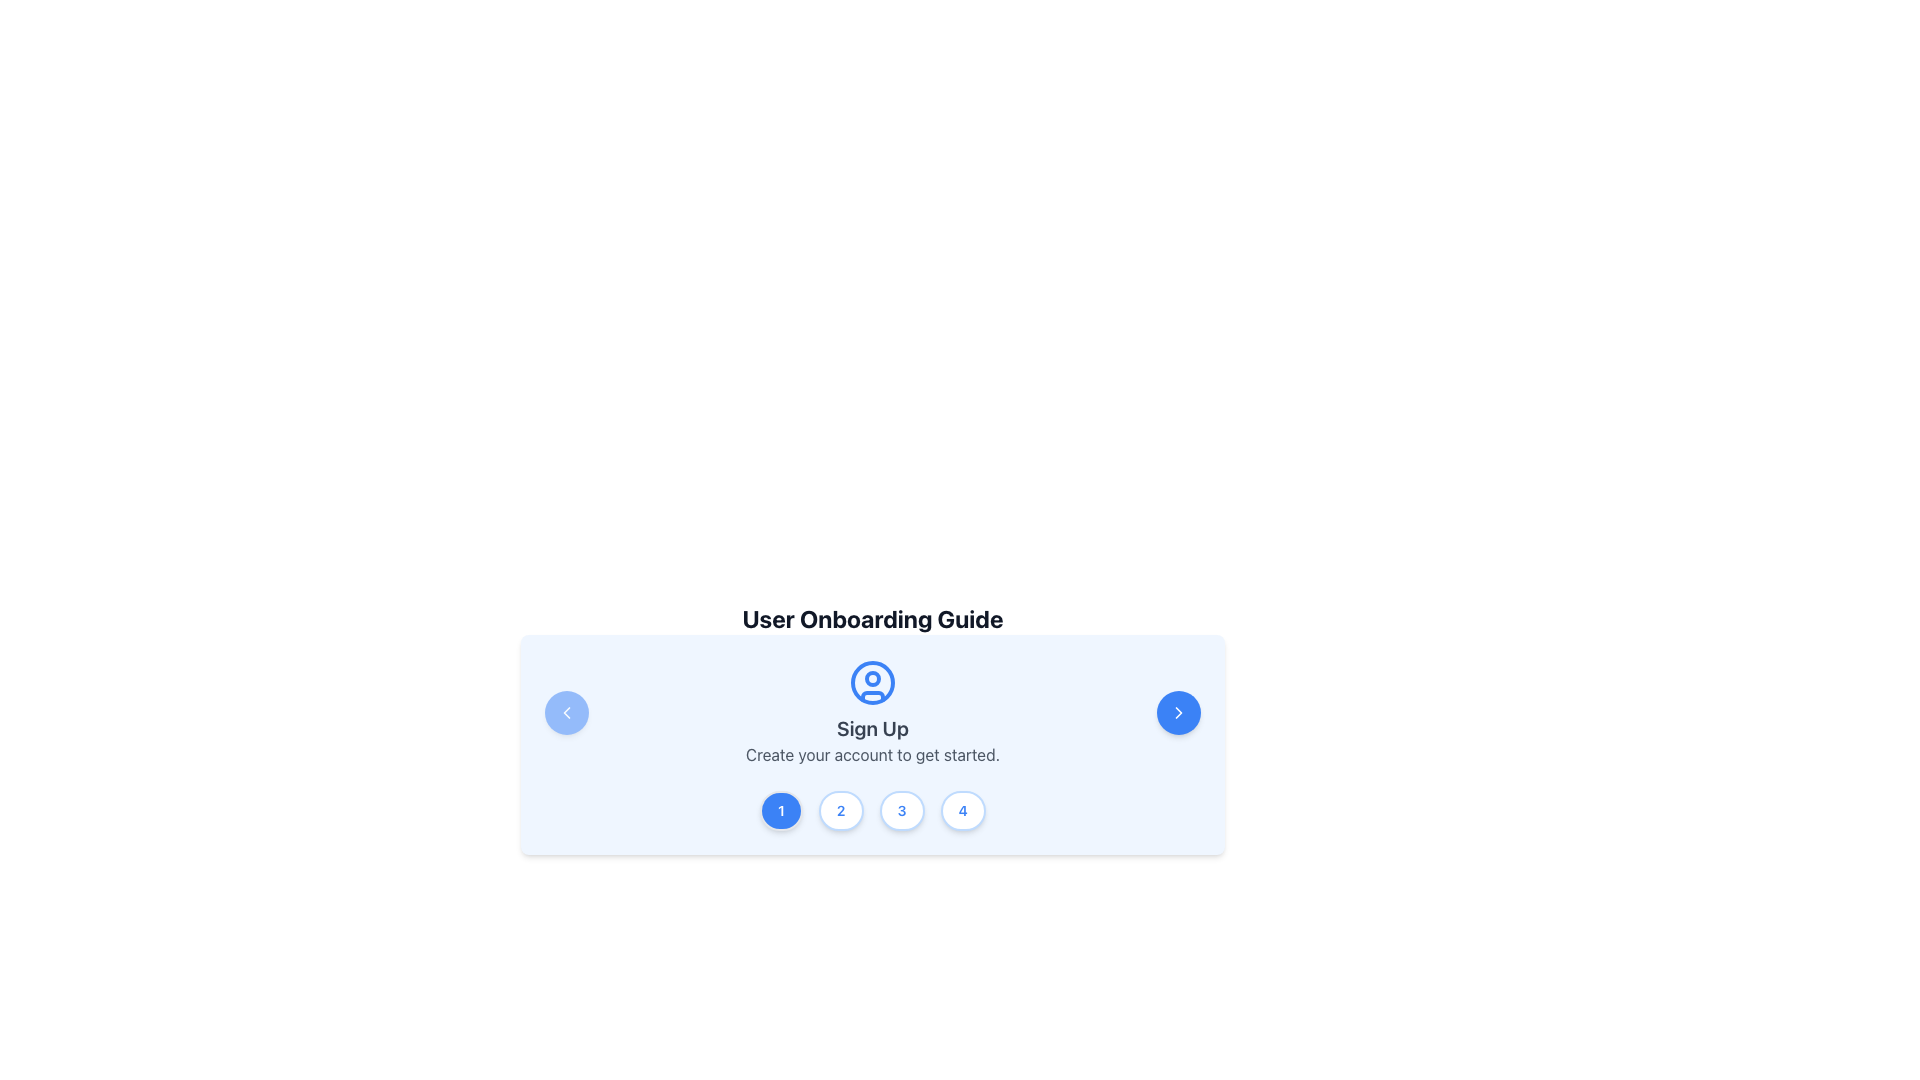 Image resolution: width=1920 pixels, height=1080 pixels. What do you see at coordinates (841, 810) in the screenshot?
I see `the circular button with the number '2' in a bold, blue font, which is the second clickable step indicator in the user onboarding guide` at bounding box center [841, 810].